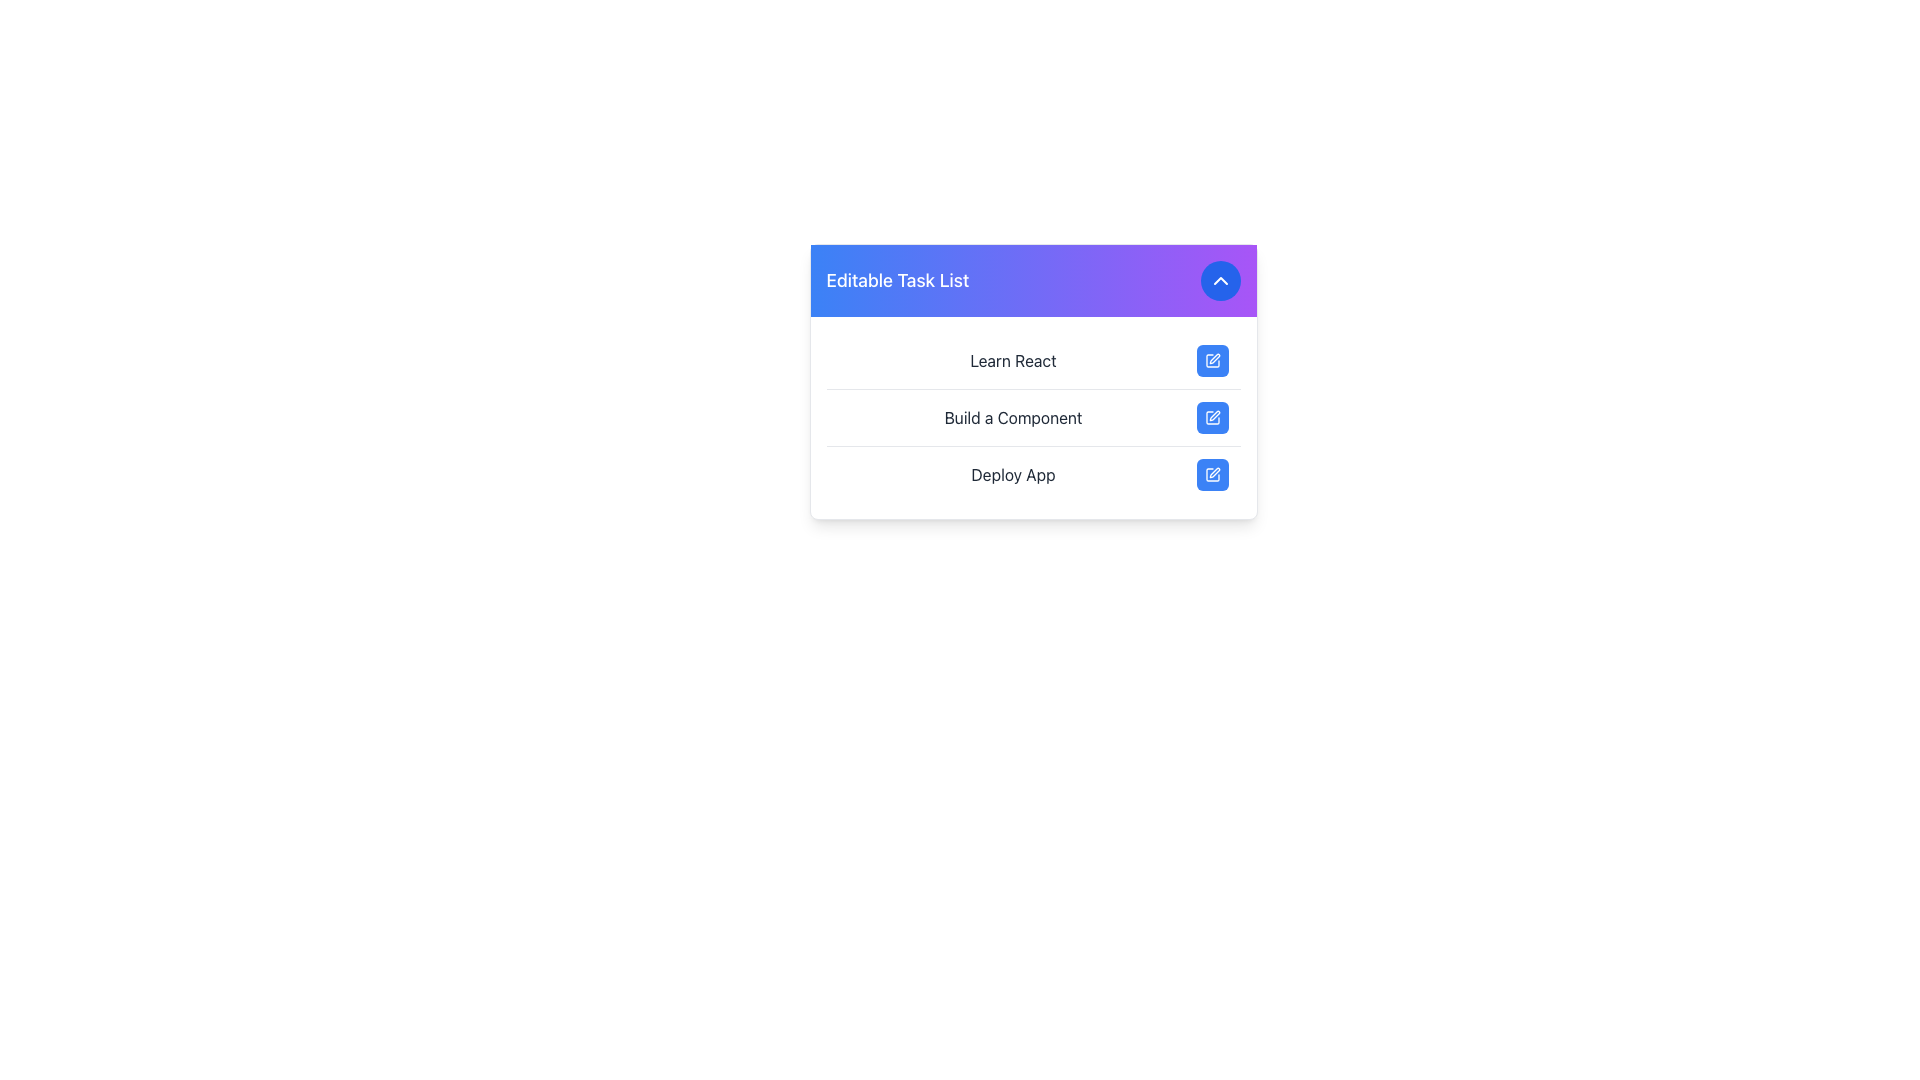  I want to click on the 'Edit' button located to the right of the 'Build a Component' label, so click(1211, 416).